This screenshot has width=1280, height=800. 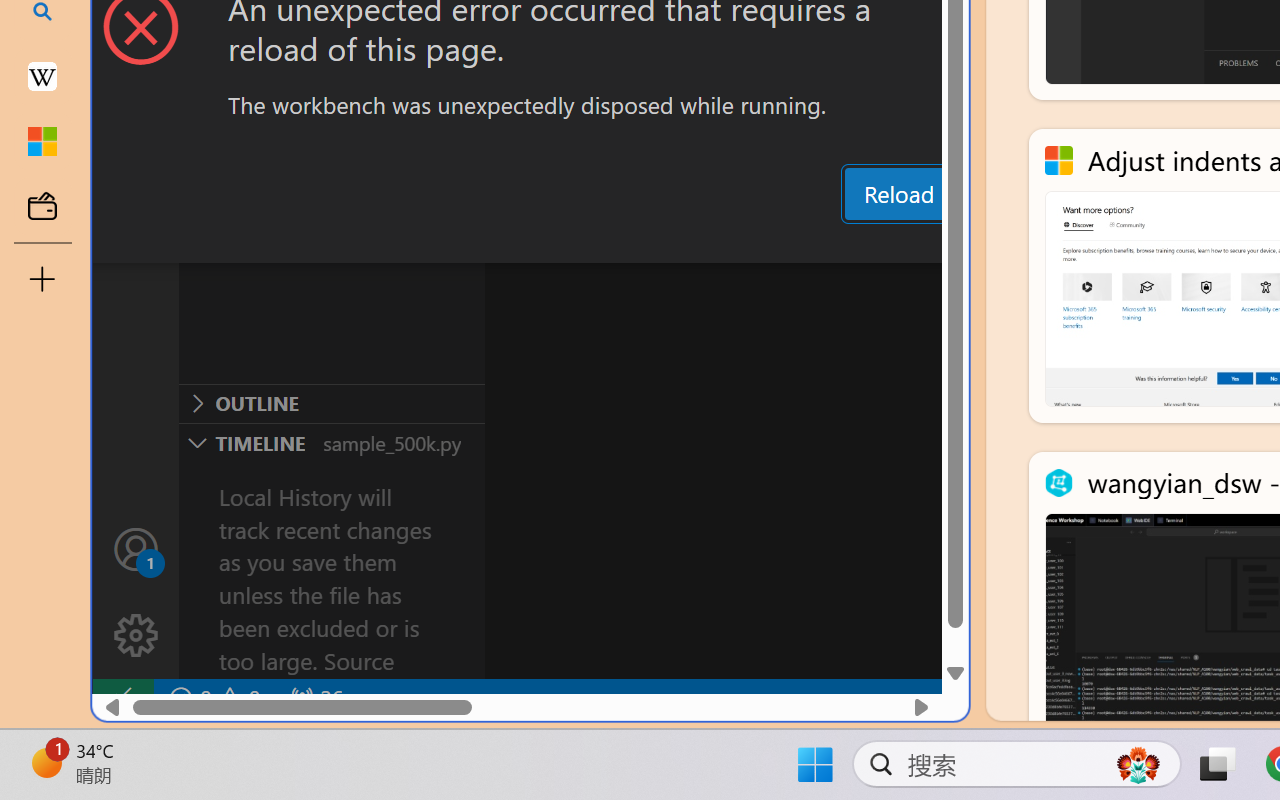 I want to click on 'Reload', so click(x=897, y=192).